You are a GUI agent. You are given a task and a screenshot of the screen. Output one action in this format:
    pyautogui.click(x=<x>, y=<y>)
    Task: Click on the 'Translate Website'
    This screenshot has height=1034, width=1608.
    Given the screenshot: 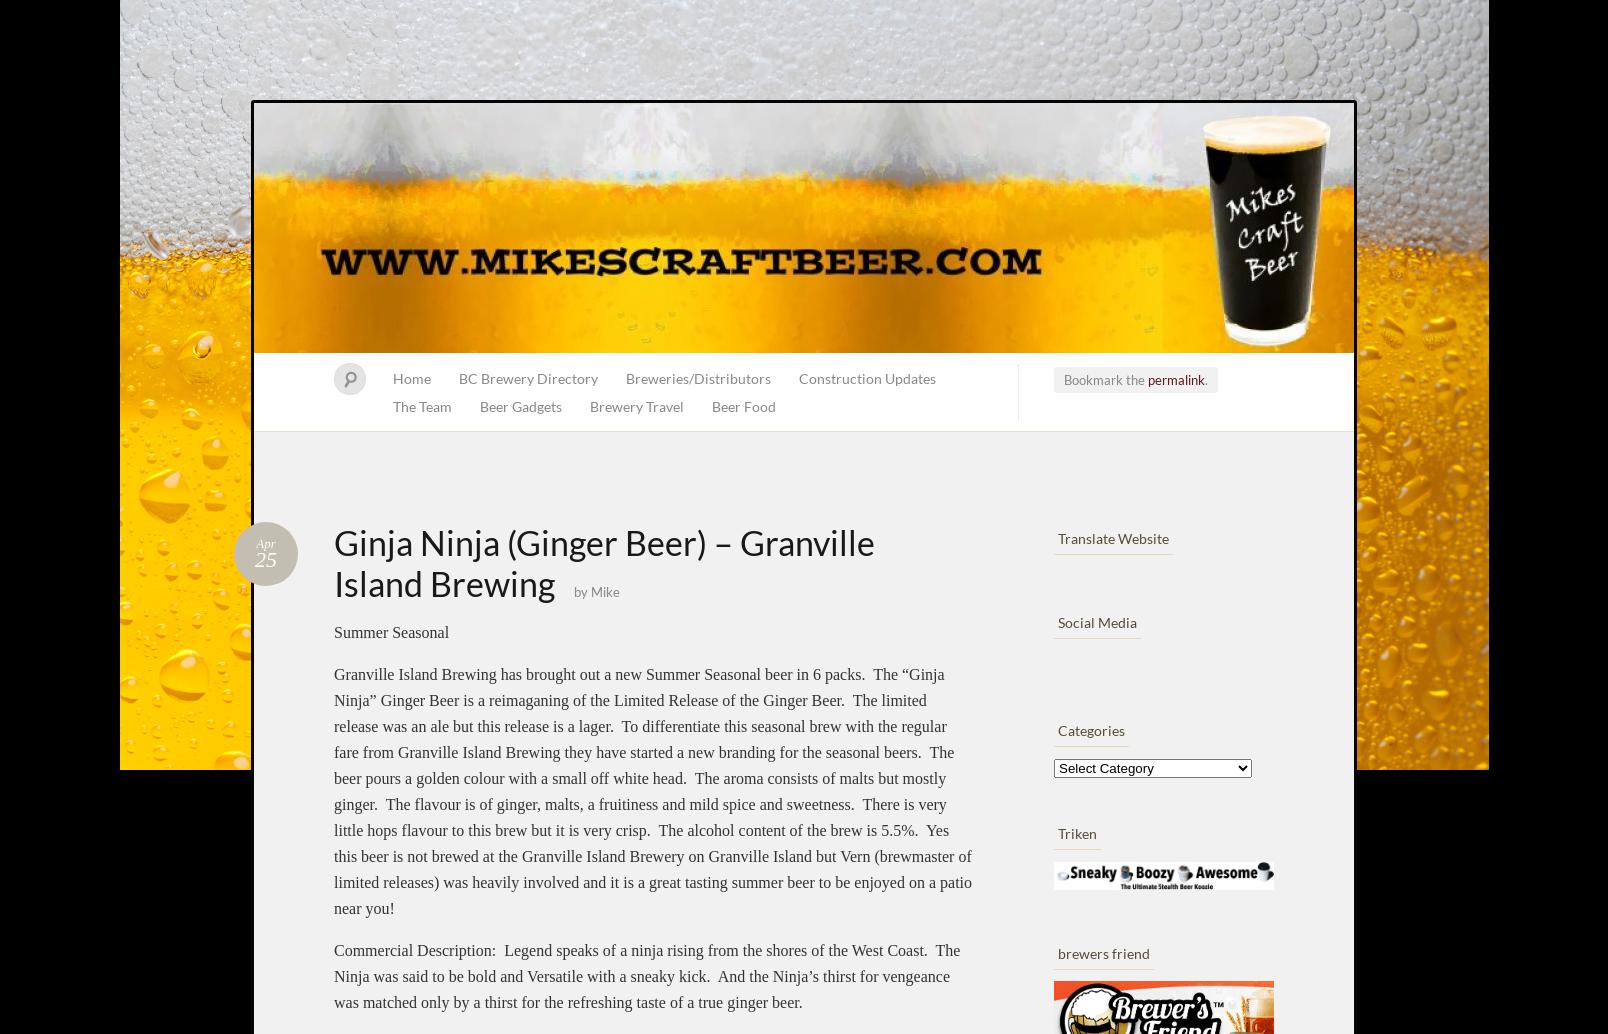 What is the action you would take?
    pyautogui.click(x=1112, y=537)
    